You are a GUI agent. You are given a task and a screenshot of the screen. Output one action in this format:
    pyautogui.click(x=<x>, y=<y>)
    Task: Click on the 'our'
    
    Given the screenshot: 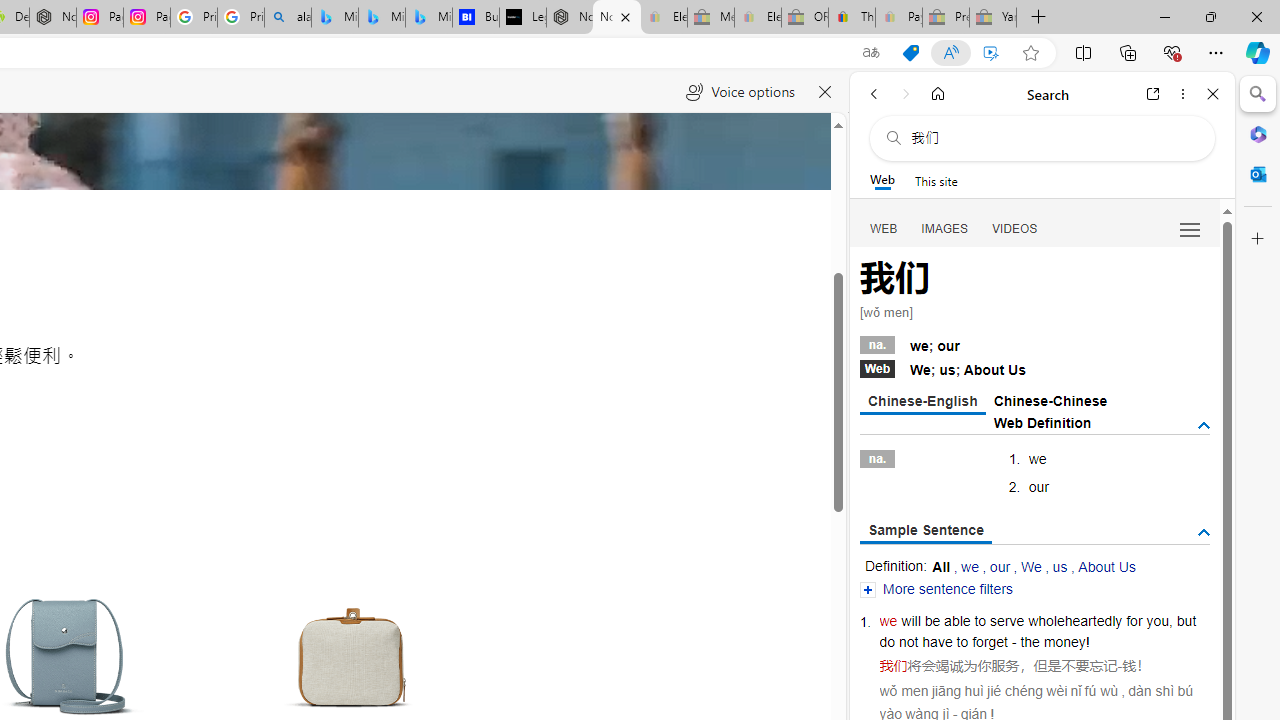 What is the action you would take?
    pyautogui.click(x=1000, y=567)
    